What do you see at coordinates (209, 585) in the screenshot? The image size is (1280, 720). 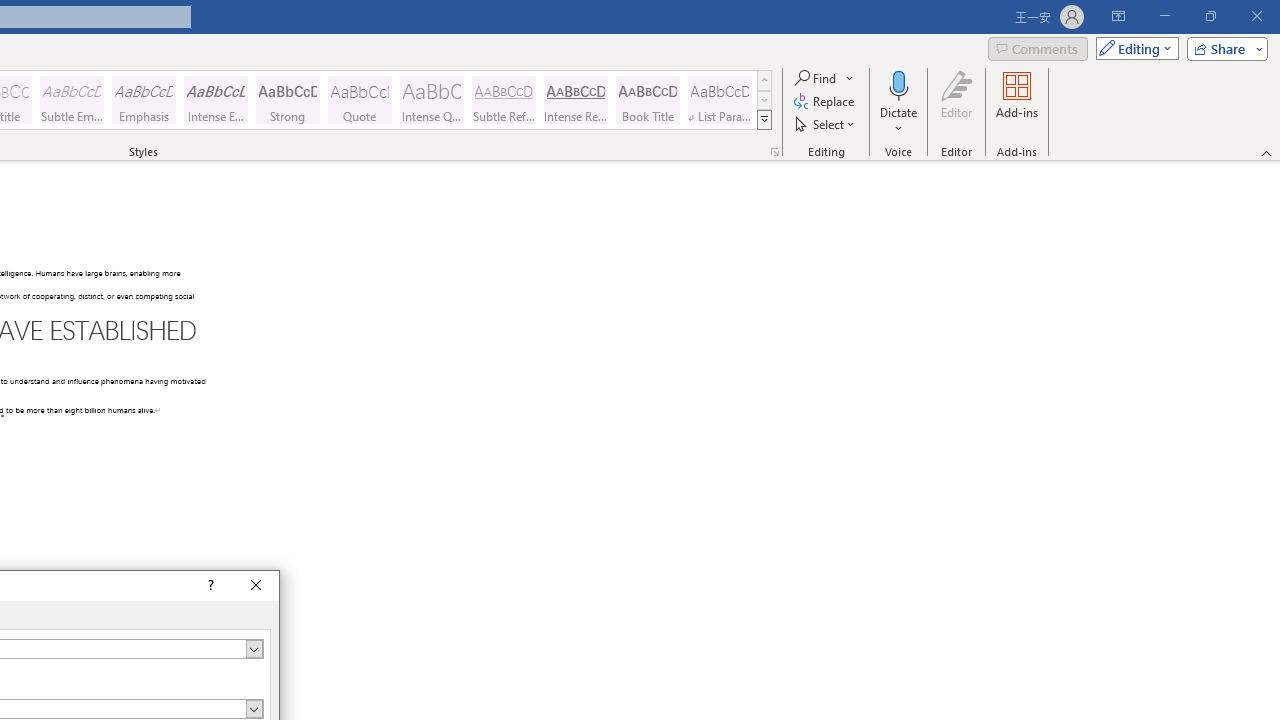 I see `'Context help'` at bounding box center [209, 585].